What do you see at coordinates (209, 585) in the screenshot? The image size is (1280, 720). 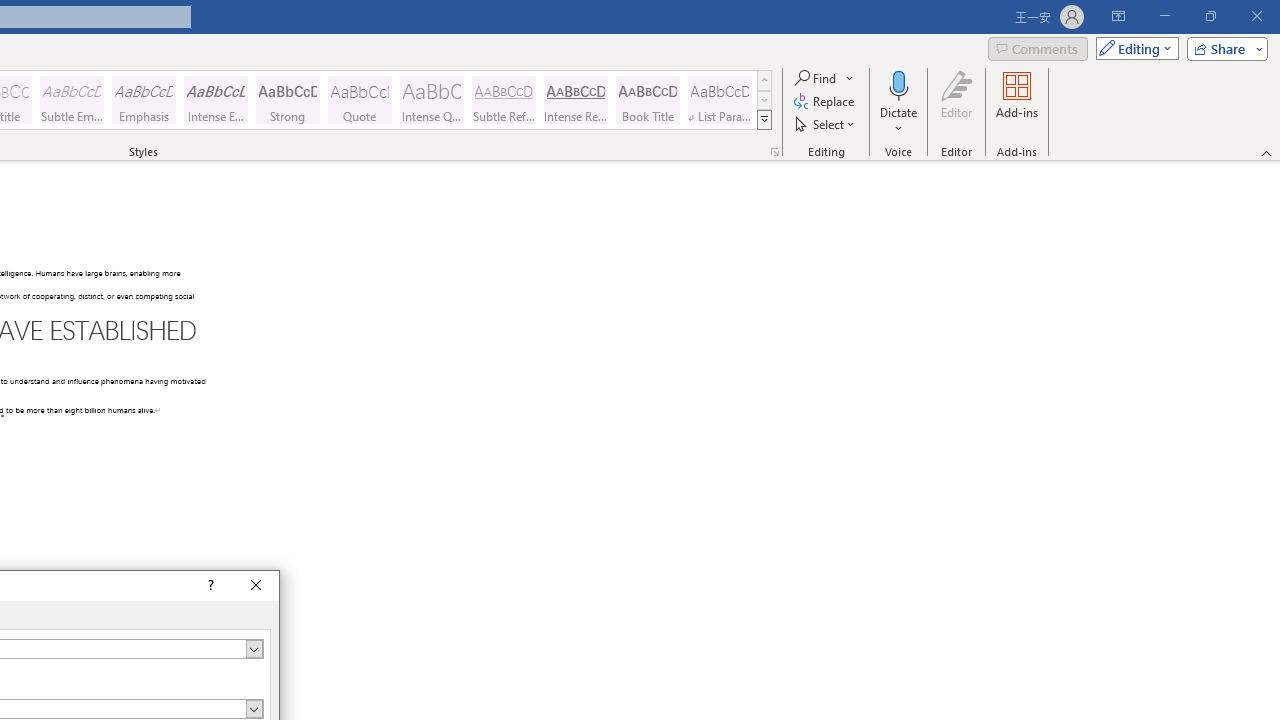 I see `'Context help'` at bounding box center [209, 585].